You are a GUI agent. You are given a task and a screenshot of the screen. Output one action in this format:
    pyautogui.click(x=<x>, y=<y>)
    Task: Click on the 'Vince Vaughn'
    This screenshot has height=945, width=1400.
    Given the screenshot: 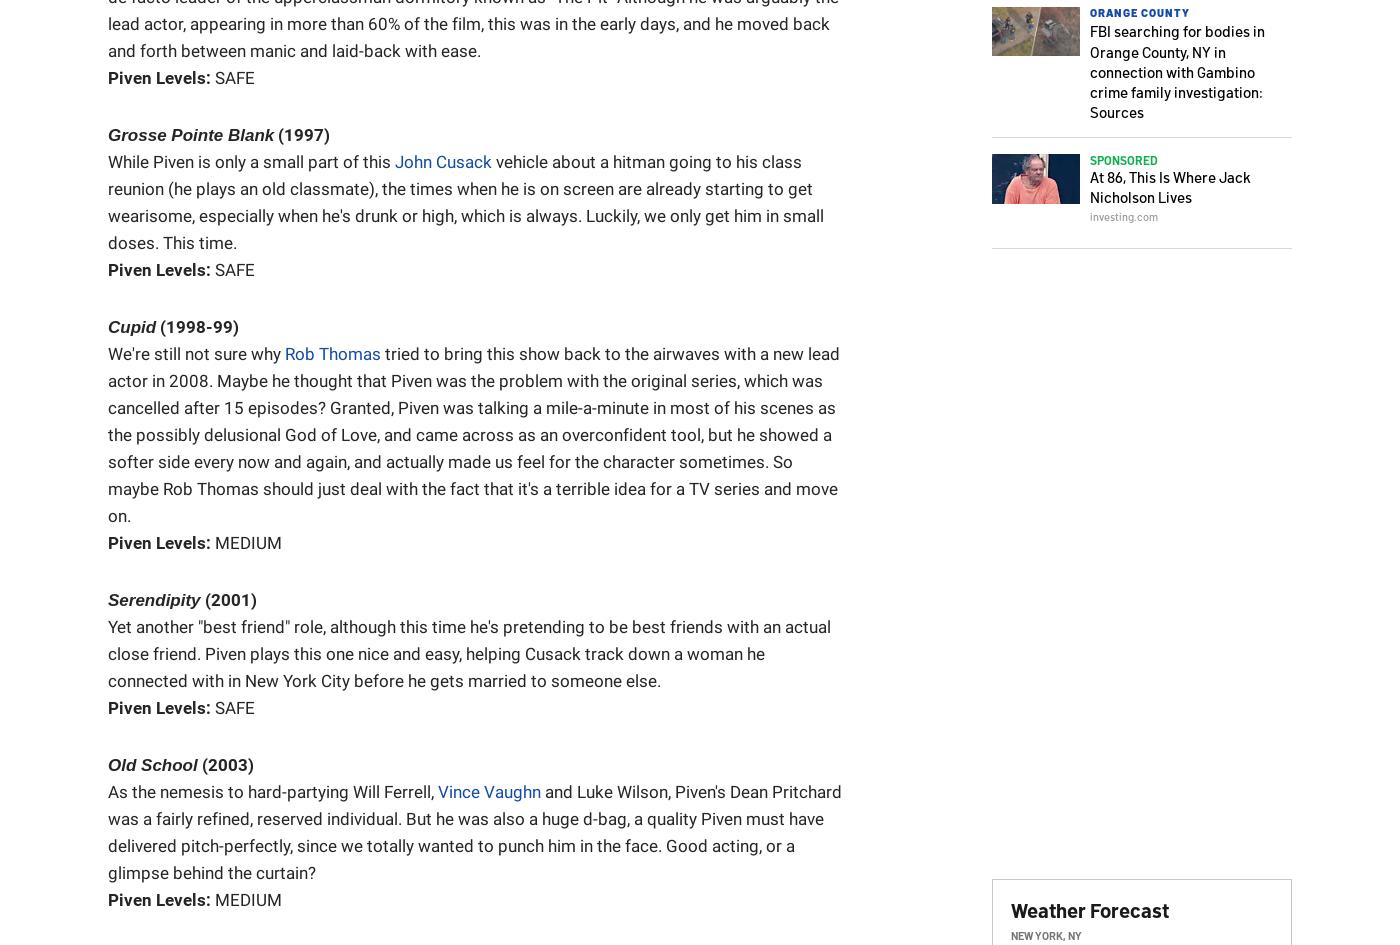 What is the action you would take?
    pyautogui.click(x=489, y=791)
    